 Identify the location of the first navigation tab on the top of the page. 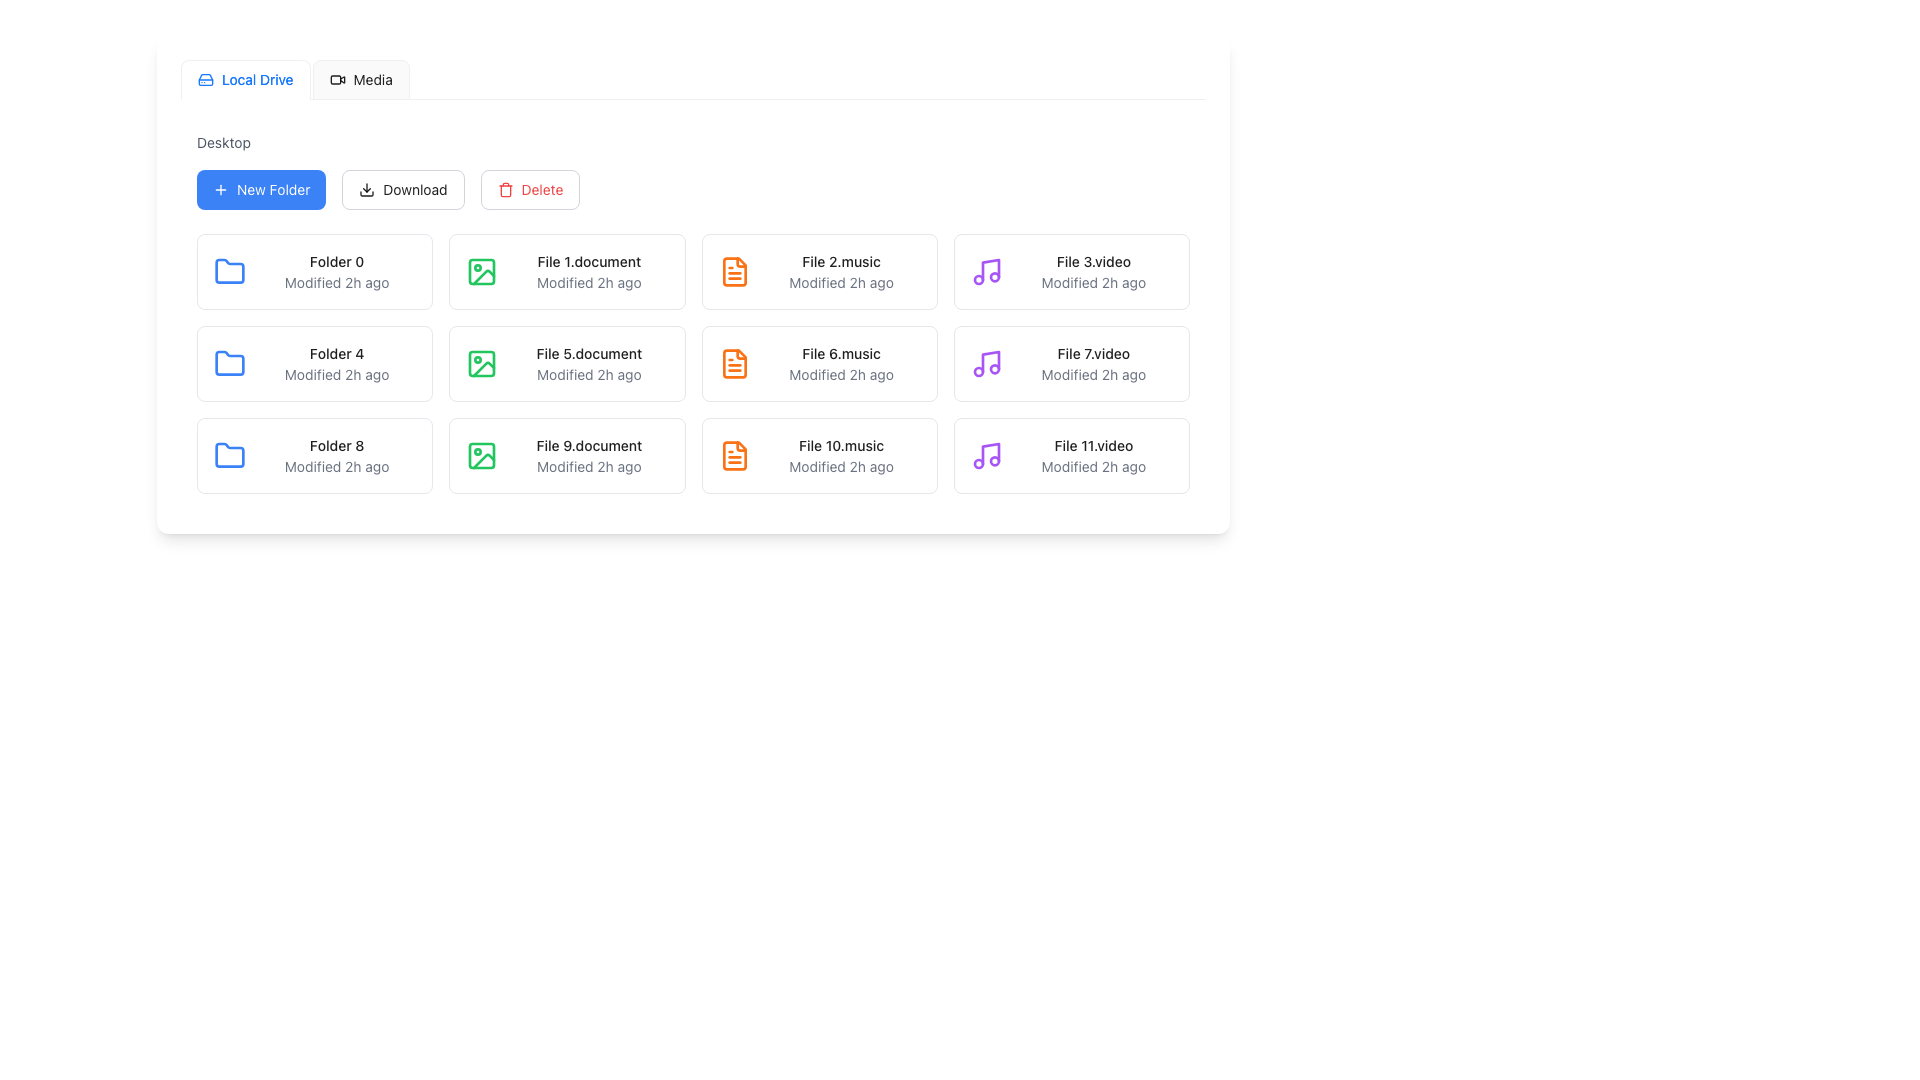
(244, 79).